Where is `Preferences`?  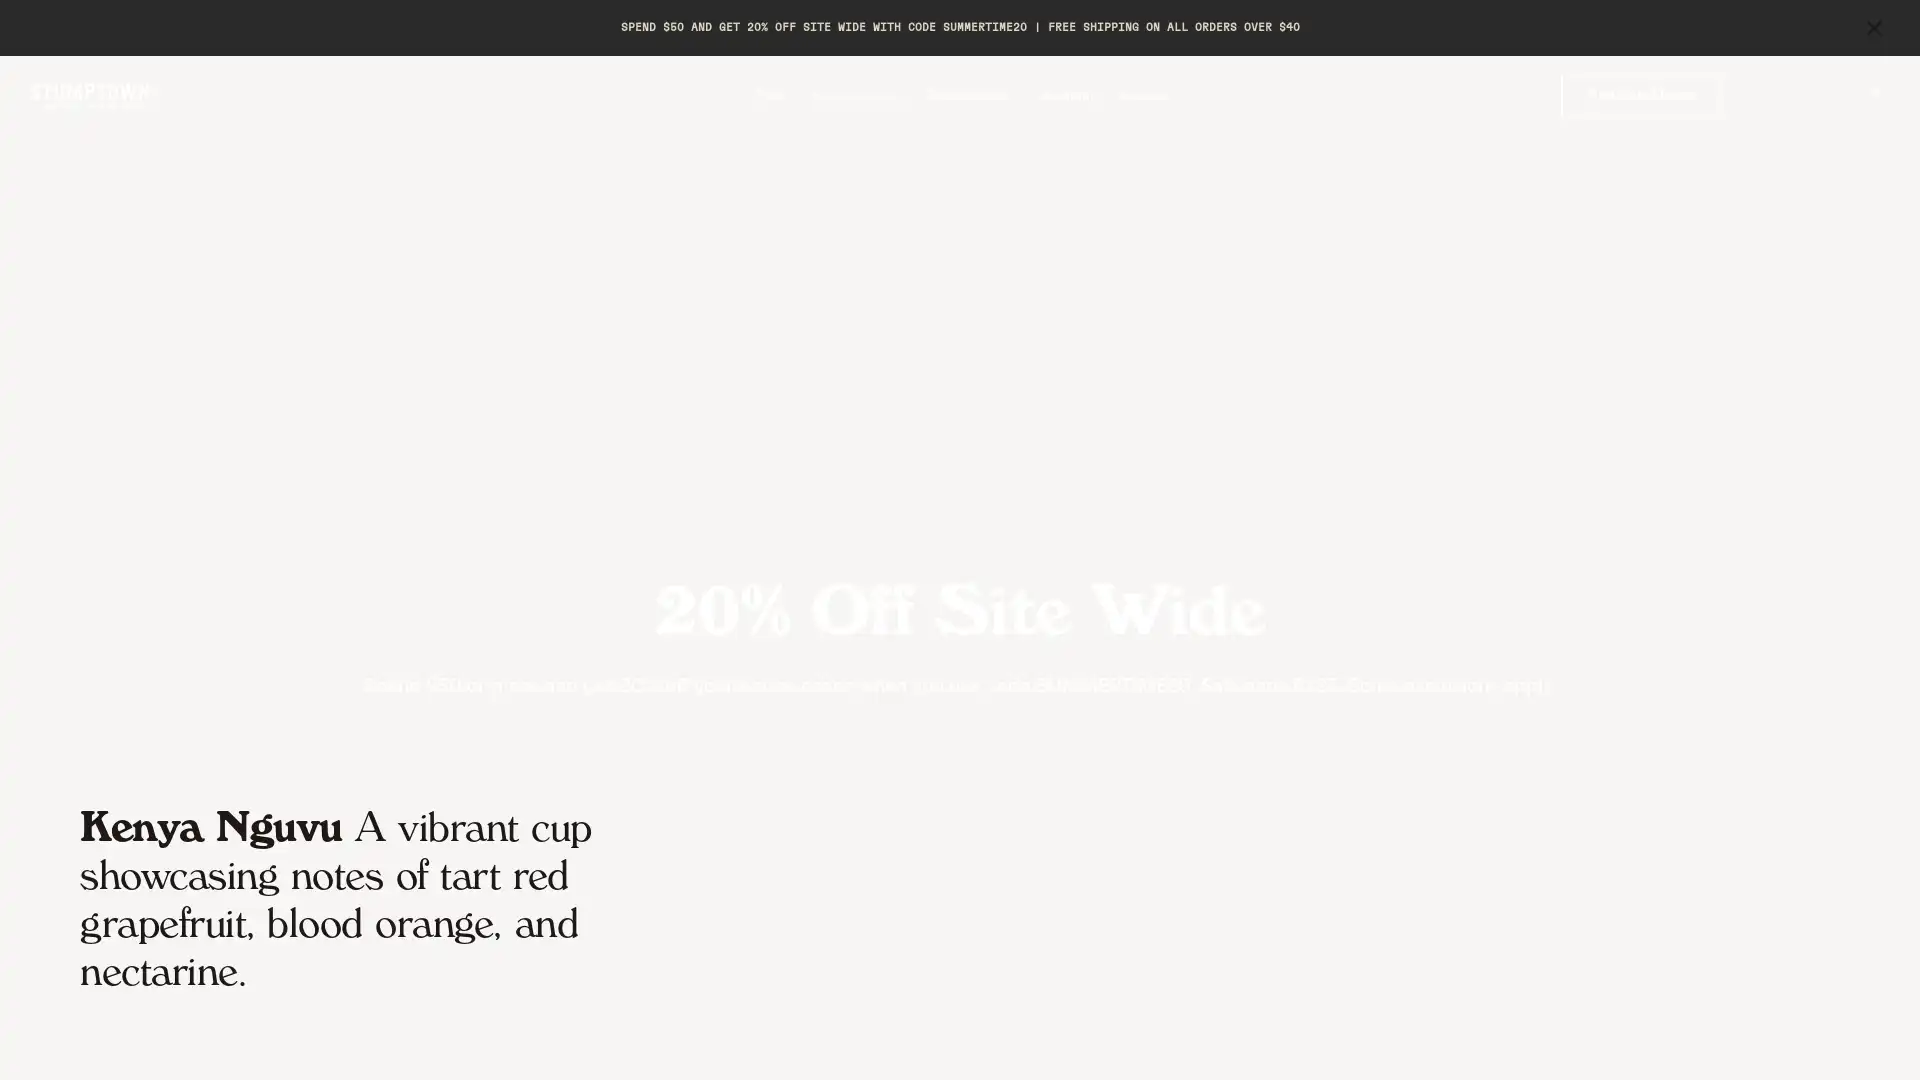
Preferences is located at coordinates (1704, 1052).